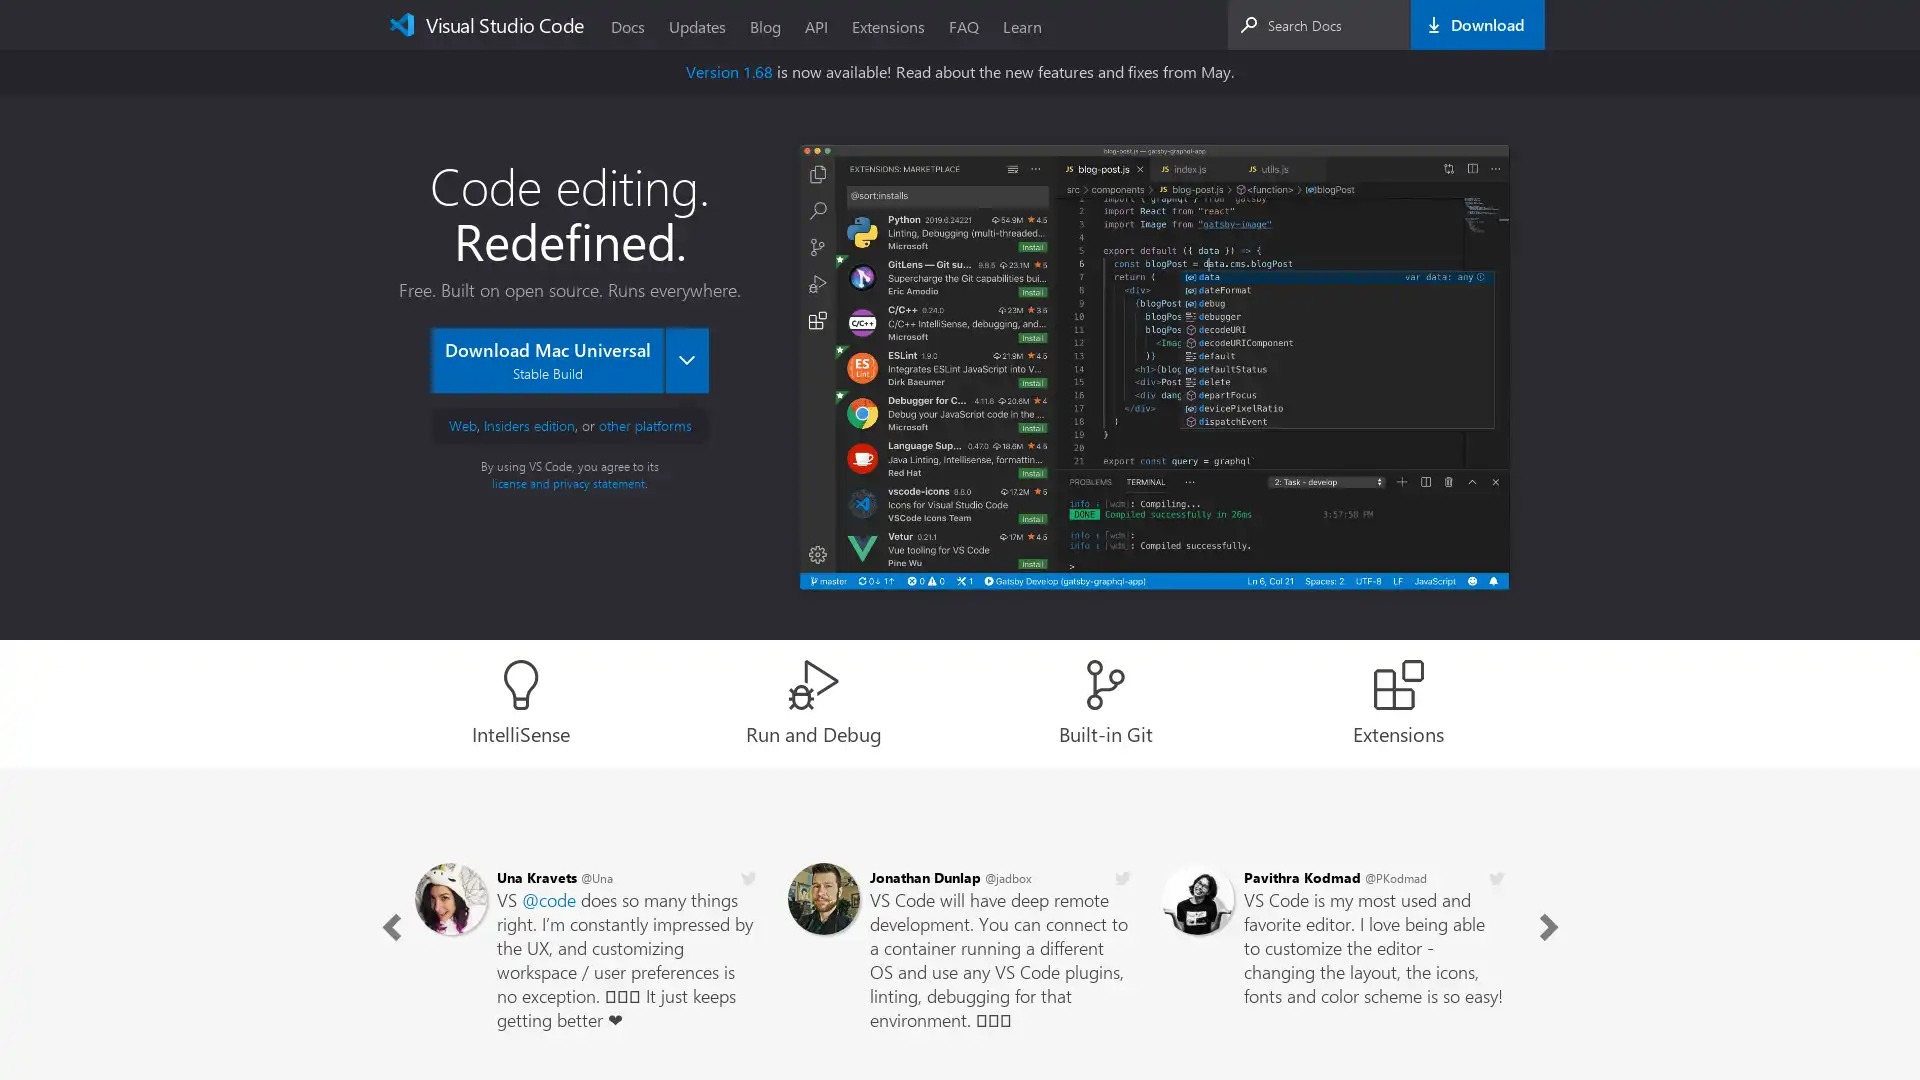 This screenshot has height=1080, width=1920. What do you see at coordinates (547, 360) in the screenshot?
I see `Download Mac Universal Stable Build` at bounding box center [547, 360].